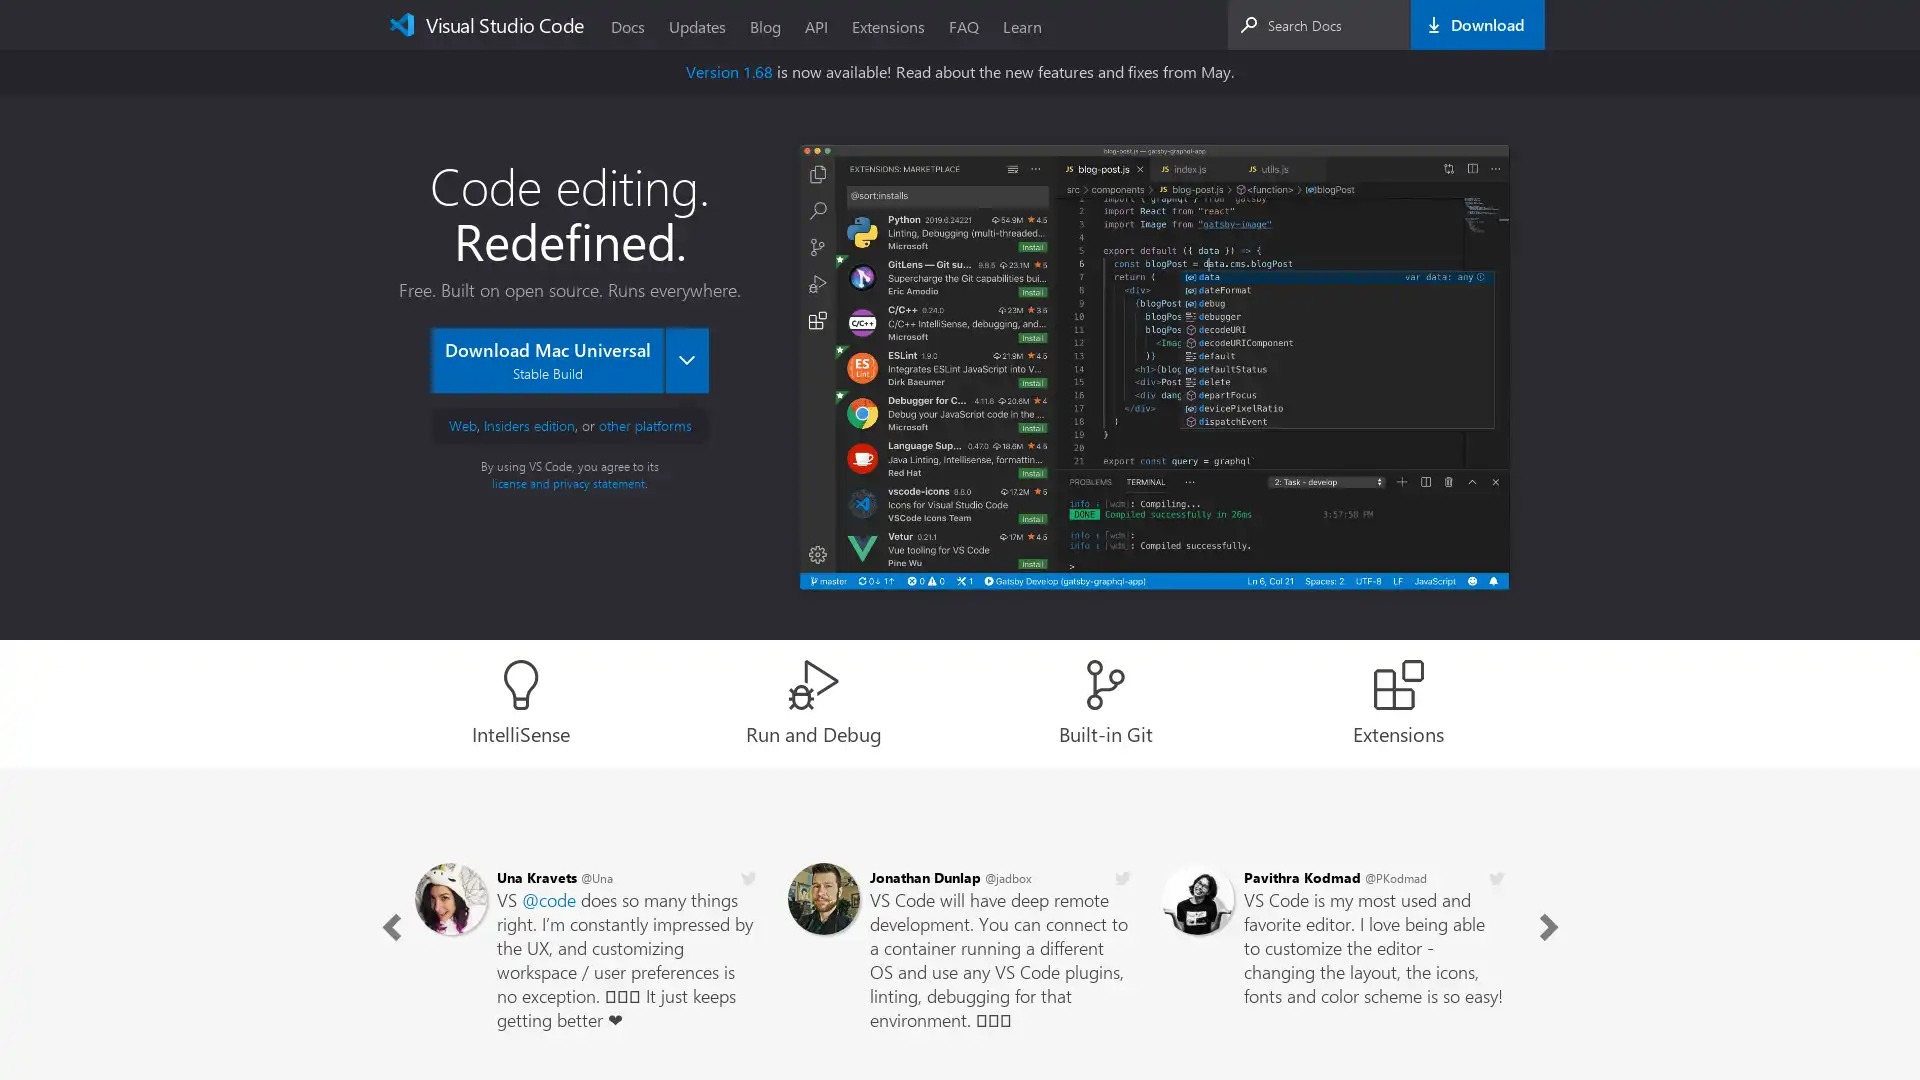 This screenshot has height=1080, width=1920. What do you see at coordinates (547, 360) in the screenshot?
I see `Download Mac Universal Stable Build` at bounding box center [547, 360].